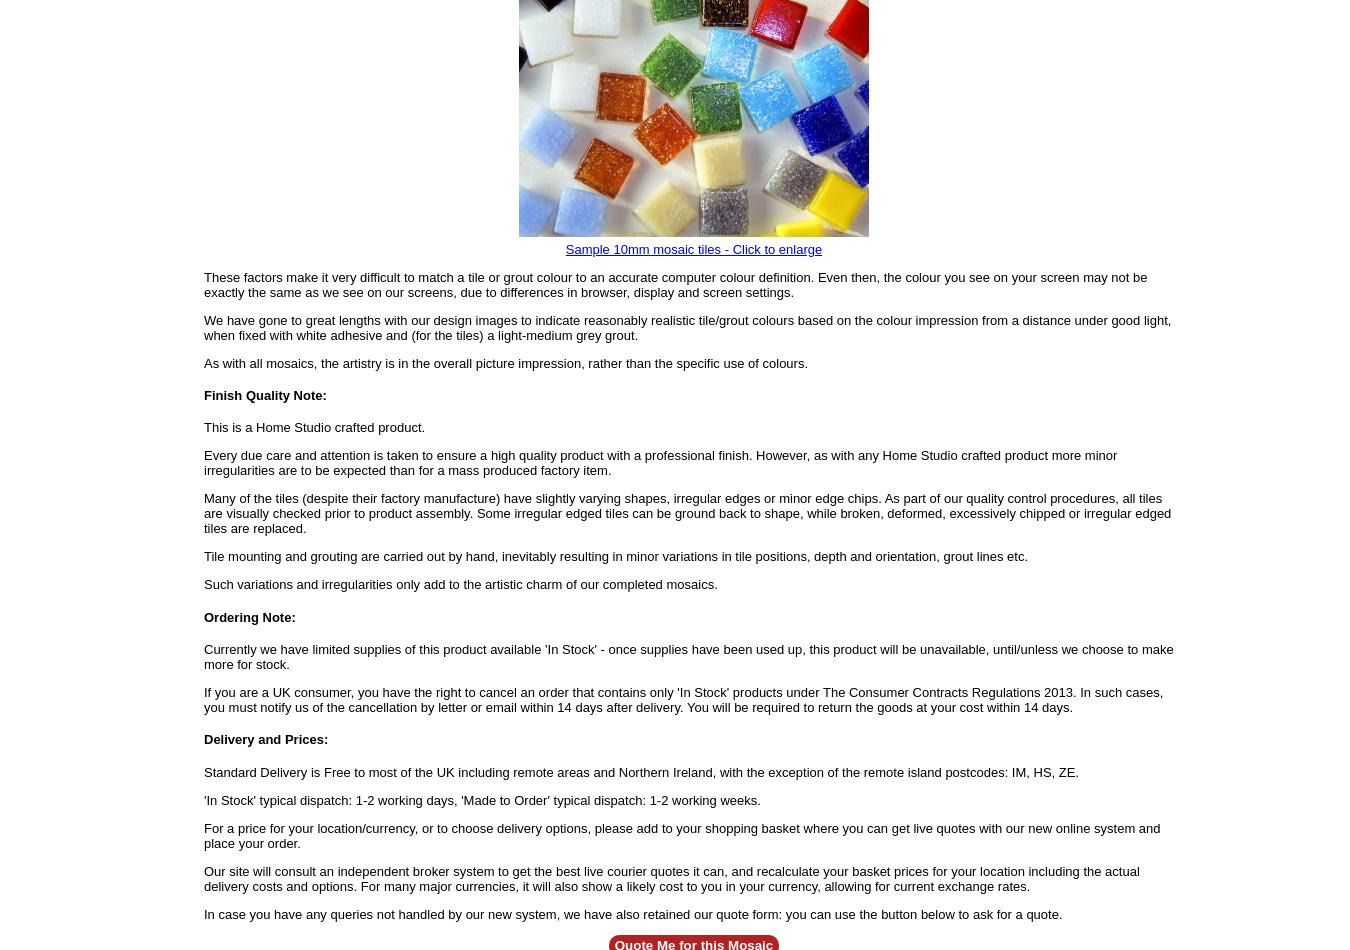 Image resolution: width=1350 pixels, height=950 pixels. I want to click on 'Sample 10mm mosaic tiles - Click to enlarge', so click(692, 247).